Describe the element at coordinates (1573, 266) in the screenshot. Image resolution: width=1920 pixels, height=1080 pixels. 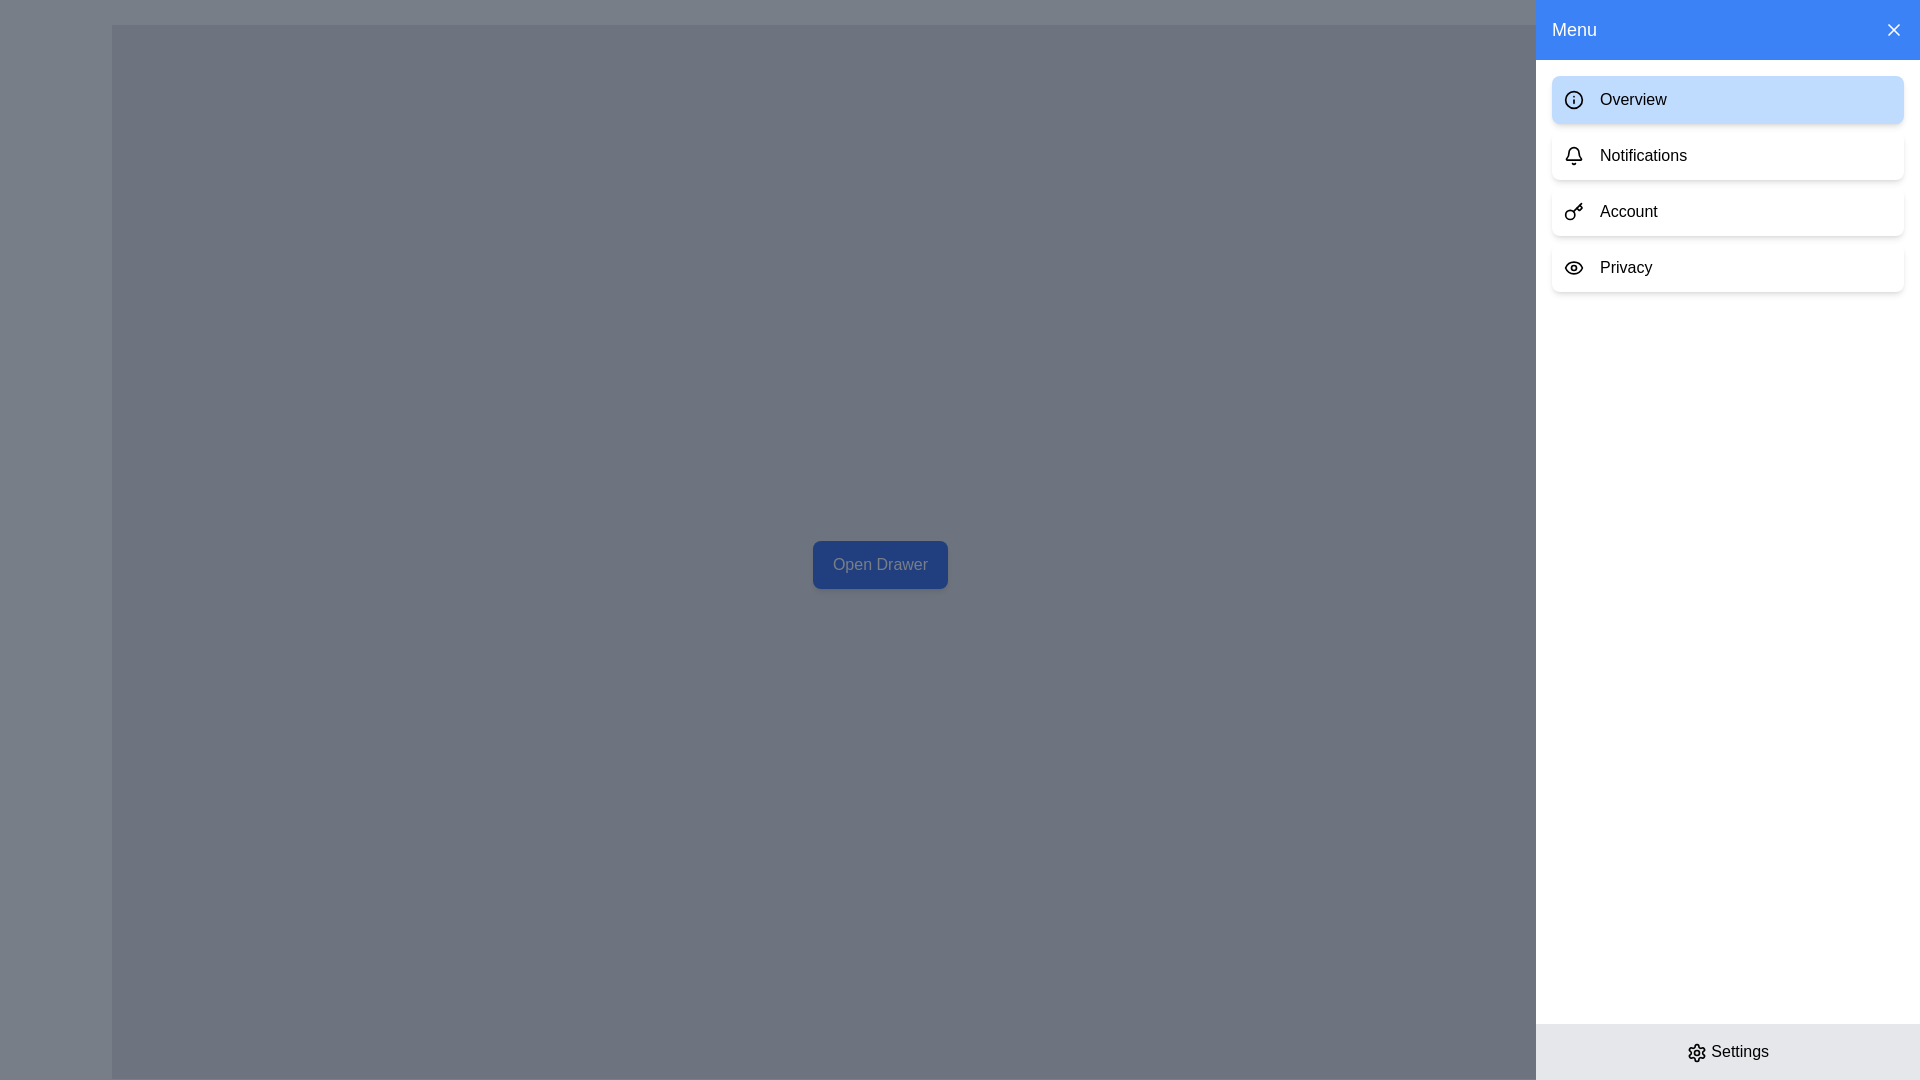
I see `the 'Privacy' option` at that location.